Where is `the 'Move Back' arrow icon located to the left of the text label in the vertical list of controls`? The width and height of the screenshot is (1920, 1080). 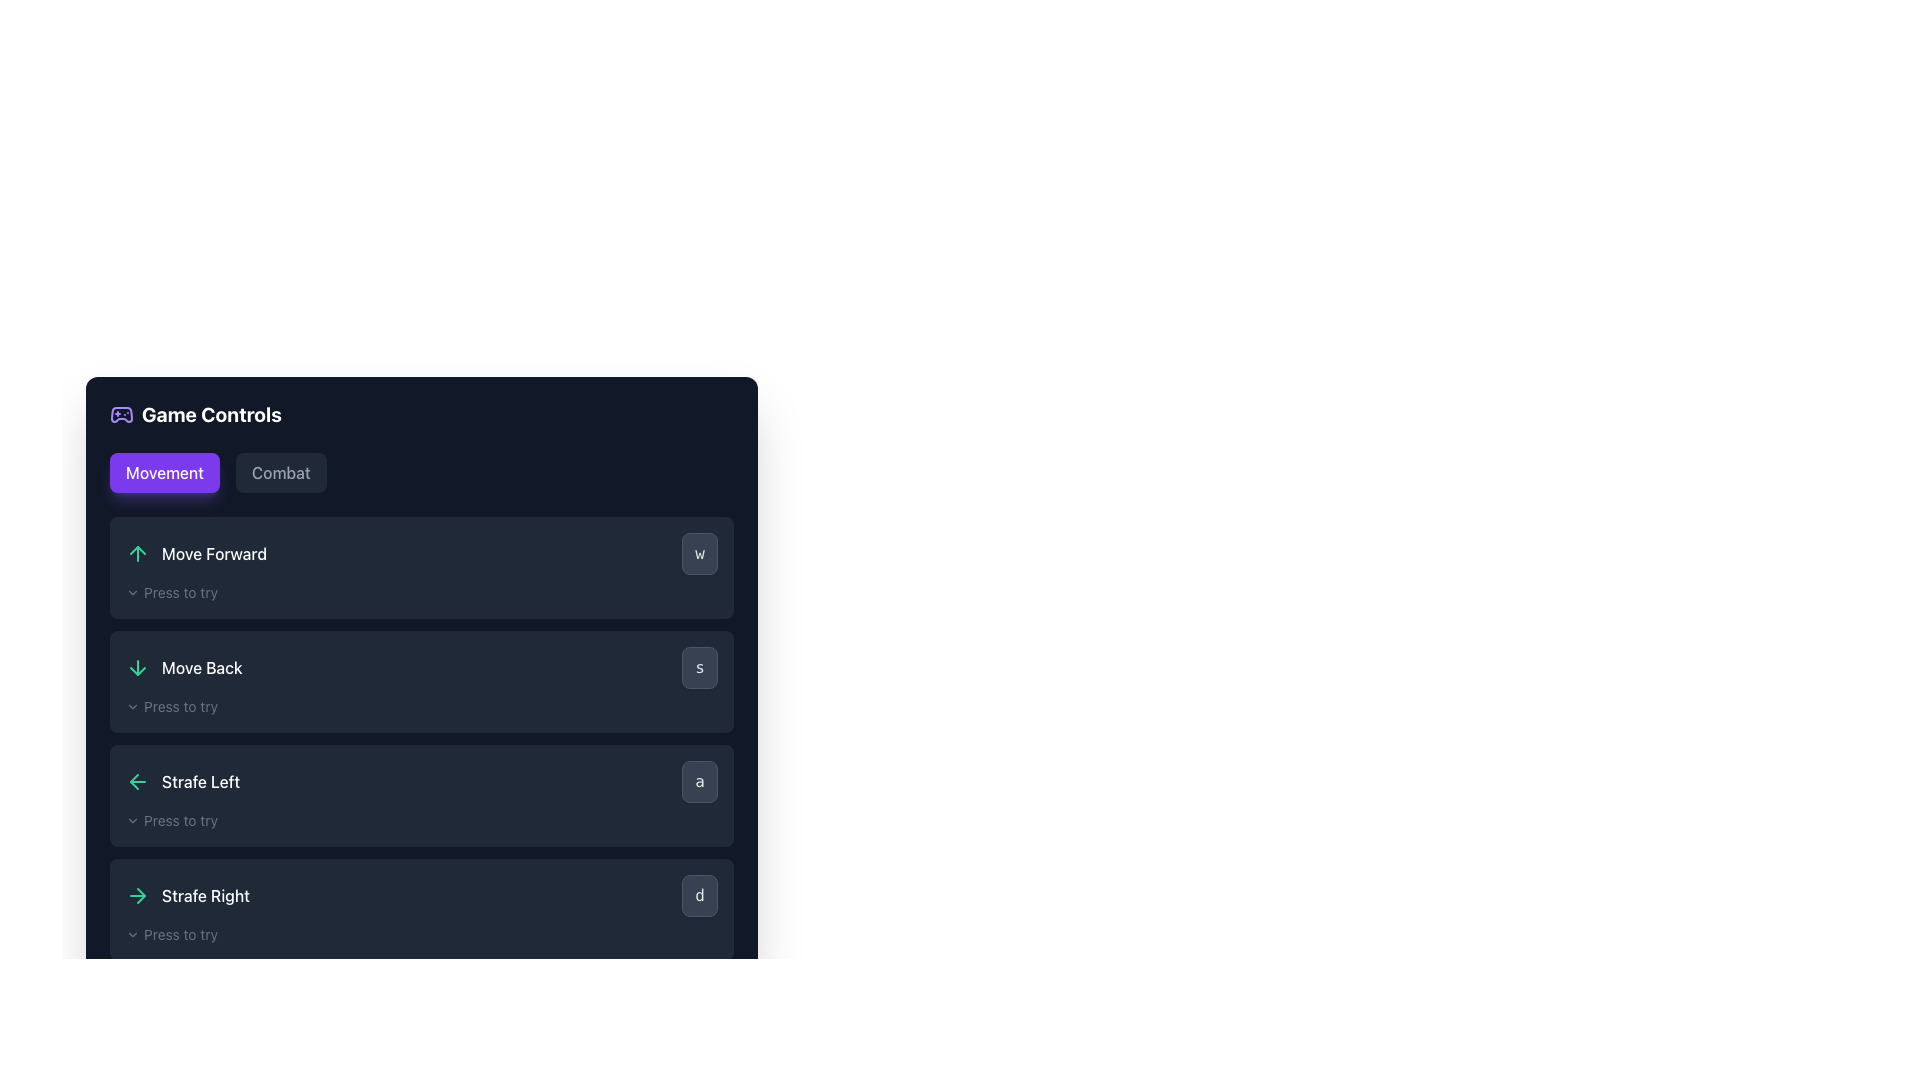 the 'Move Back' arrow icon located to the left of the text label in the vertical list of controls is located at coordinates (137, 667).